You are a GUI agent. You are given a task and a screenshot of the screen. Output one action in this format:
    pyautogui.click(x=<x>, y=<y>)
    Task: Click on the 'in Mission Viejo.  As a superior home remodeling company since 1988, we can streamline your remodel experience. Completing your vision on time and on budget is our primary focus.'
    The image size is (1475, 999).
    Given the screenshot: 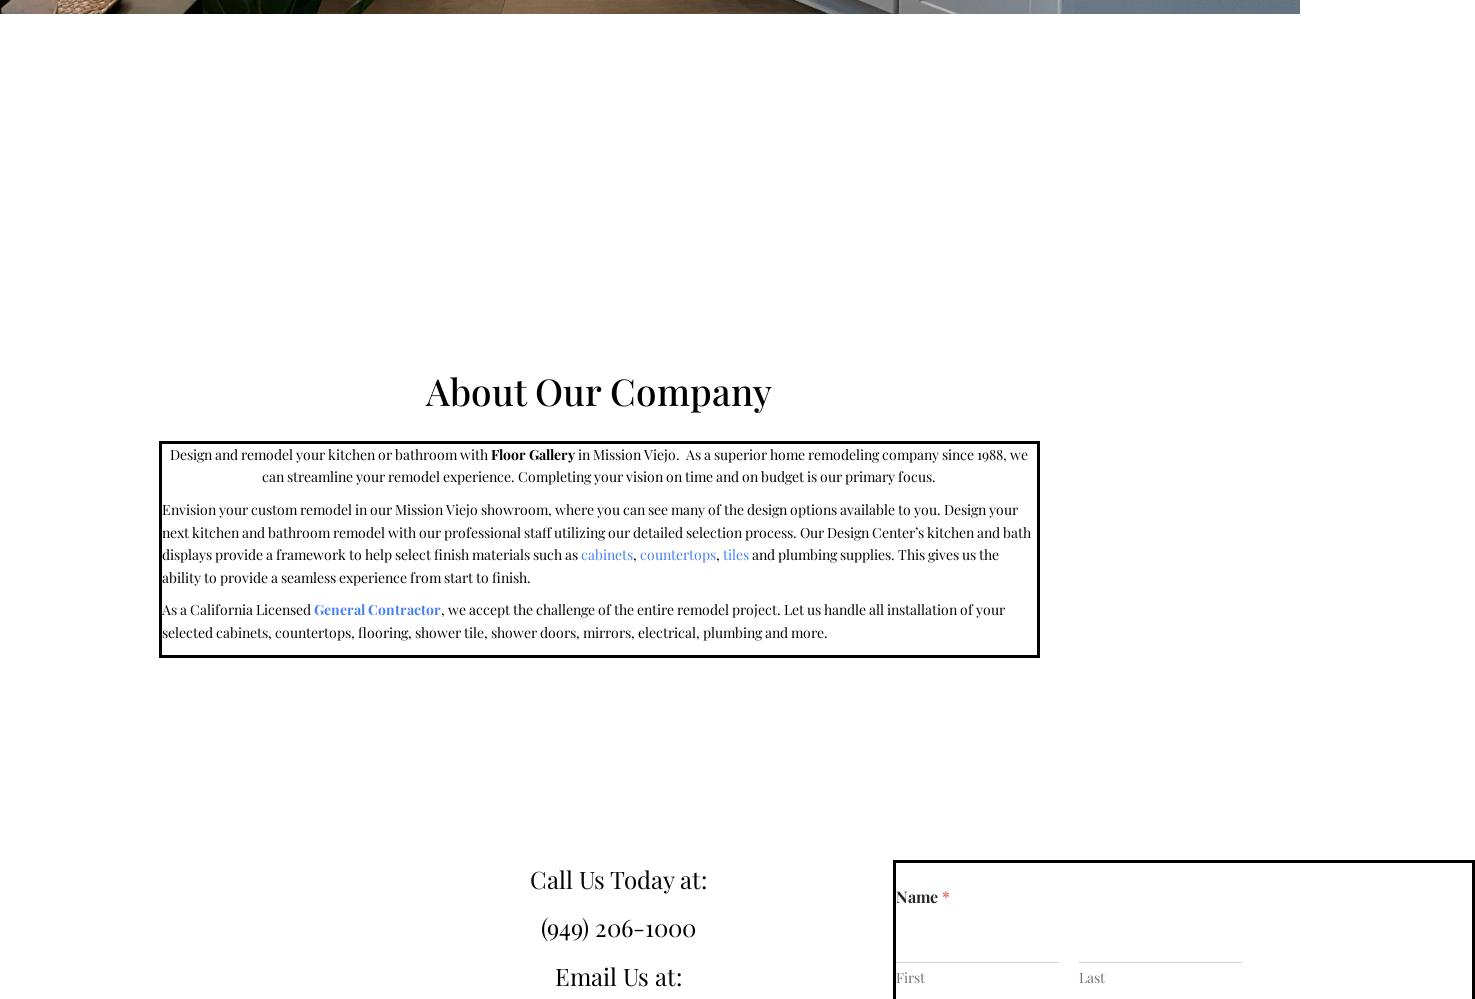 What is the action you would take?
    pyautogui.click(x=644, y=465)
    